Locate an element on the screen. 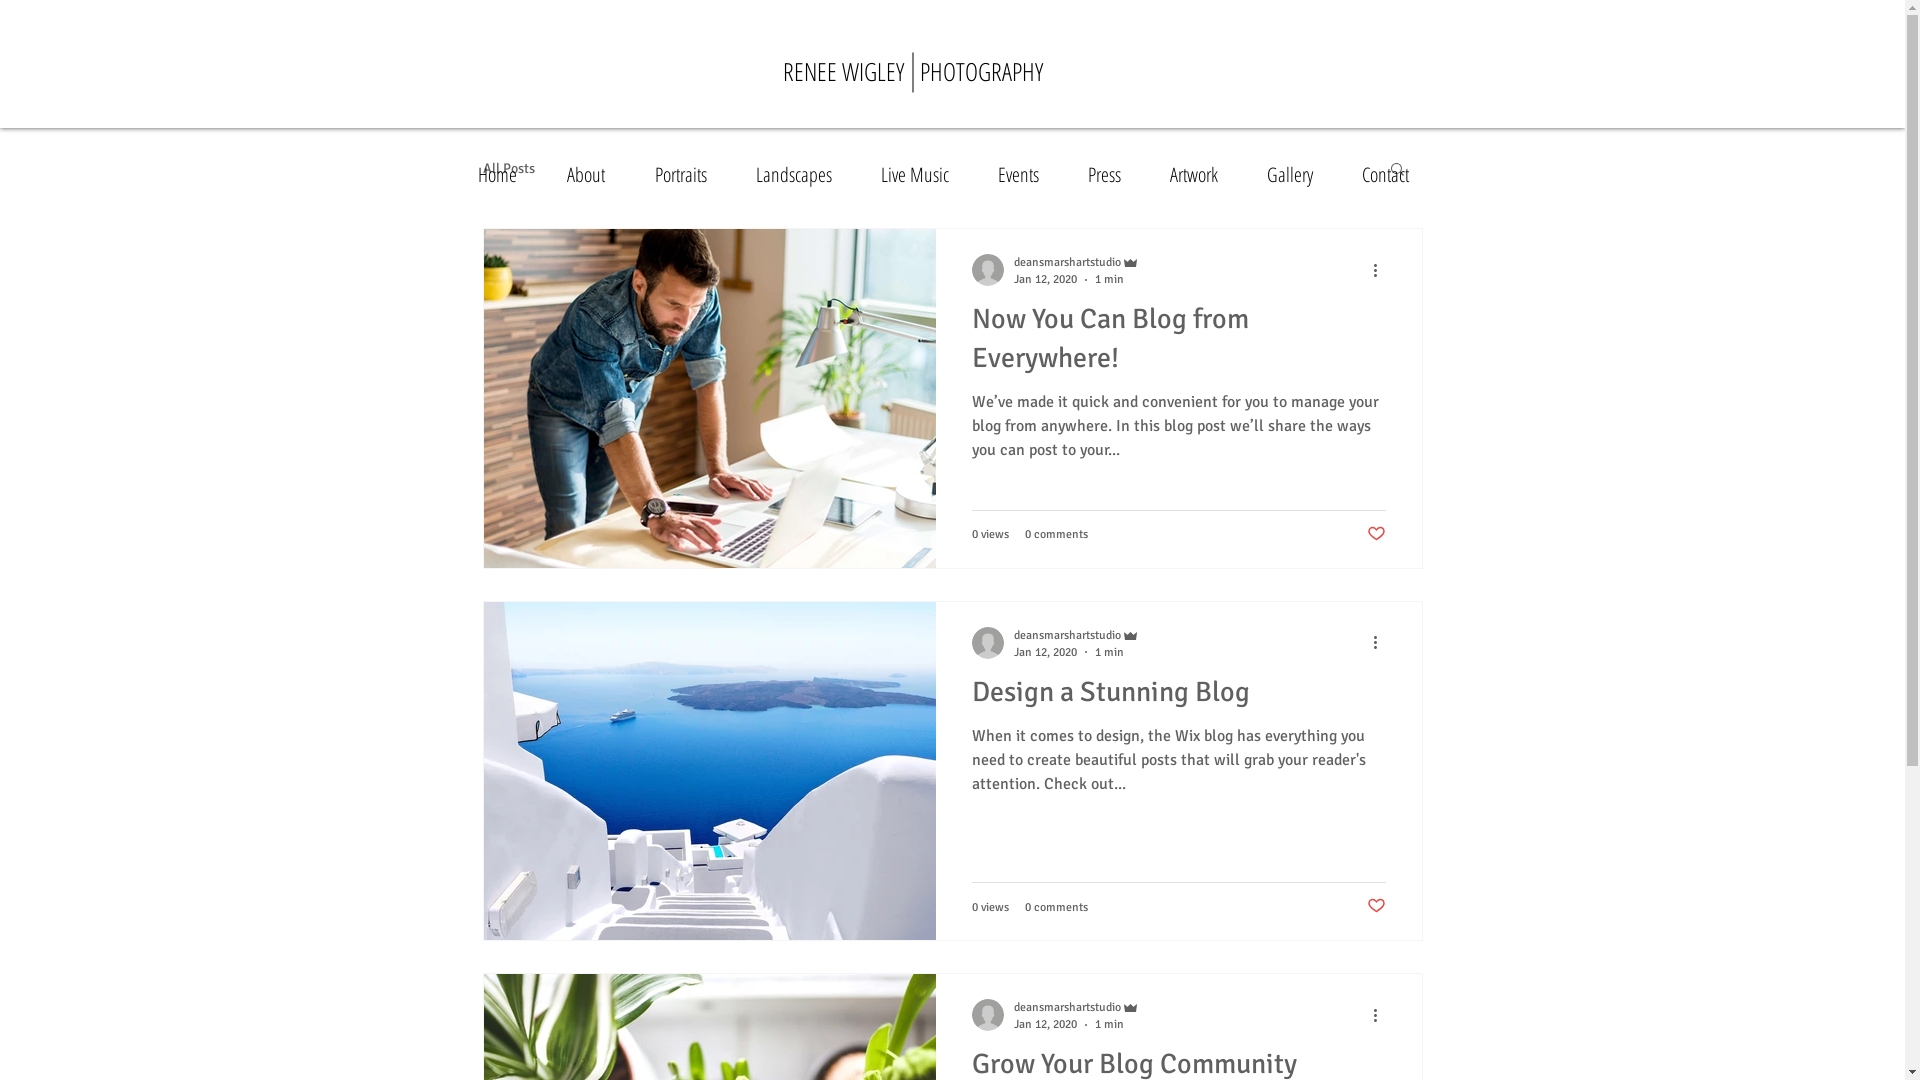 The image size is (1920, 1080). '0 comments' is located at coordinates (1054, 533).